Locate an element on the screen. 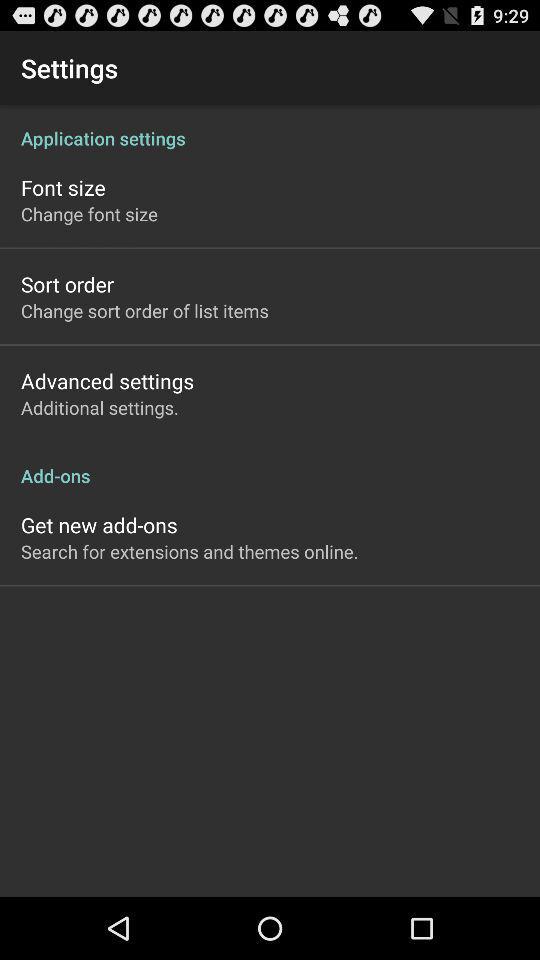 This screenshot has width=540, height=960. the icon below change sort order is located at coordinates (107, 380).